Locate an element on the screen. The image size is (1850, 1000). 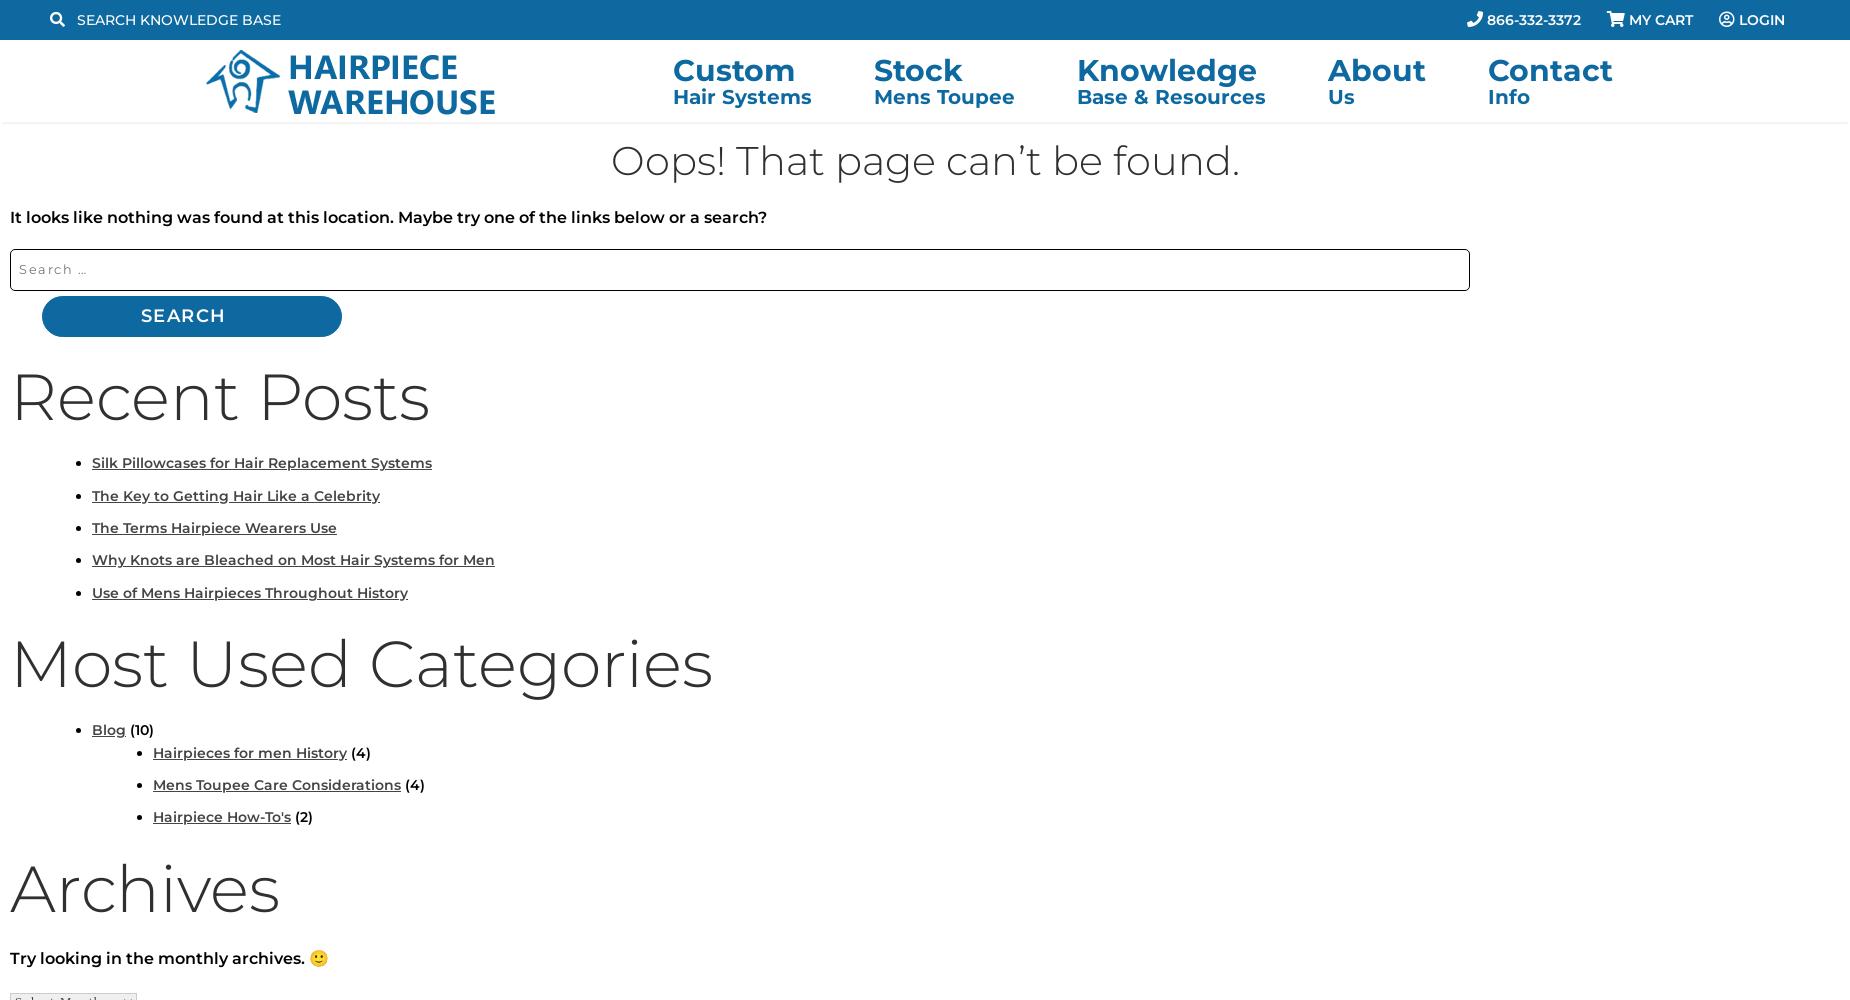
'(2)' is located at coordinates (300, 816).